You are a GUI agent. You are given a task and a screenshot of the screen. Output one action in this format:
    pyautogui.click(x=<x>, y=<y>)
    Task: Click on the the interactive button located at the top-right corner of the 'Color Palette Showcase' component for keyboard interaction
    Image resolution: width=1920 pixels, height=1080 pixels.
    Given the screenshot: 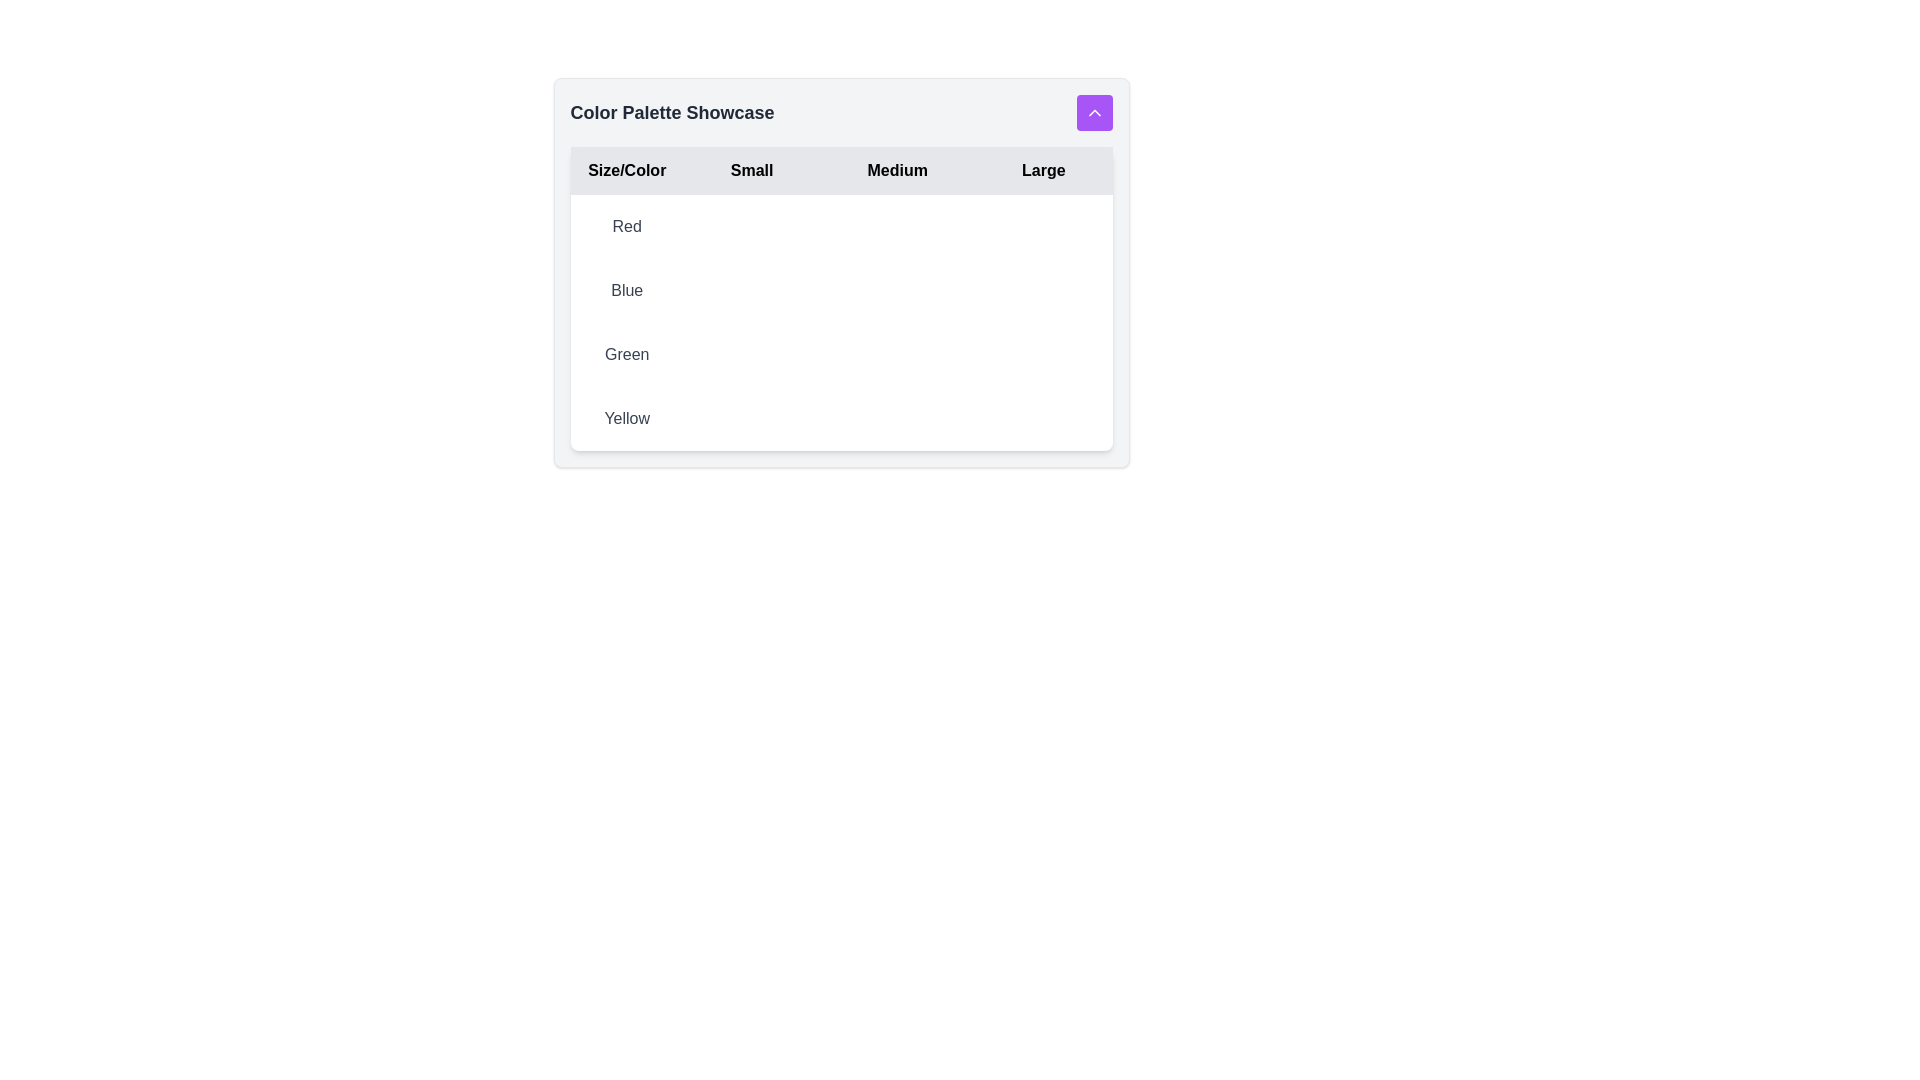 What is the action you would take?
    pyautogui.click(x=1093, y=112)
    